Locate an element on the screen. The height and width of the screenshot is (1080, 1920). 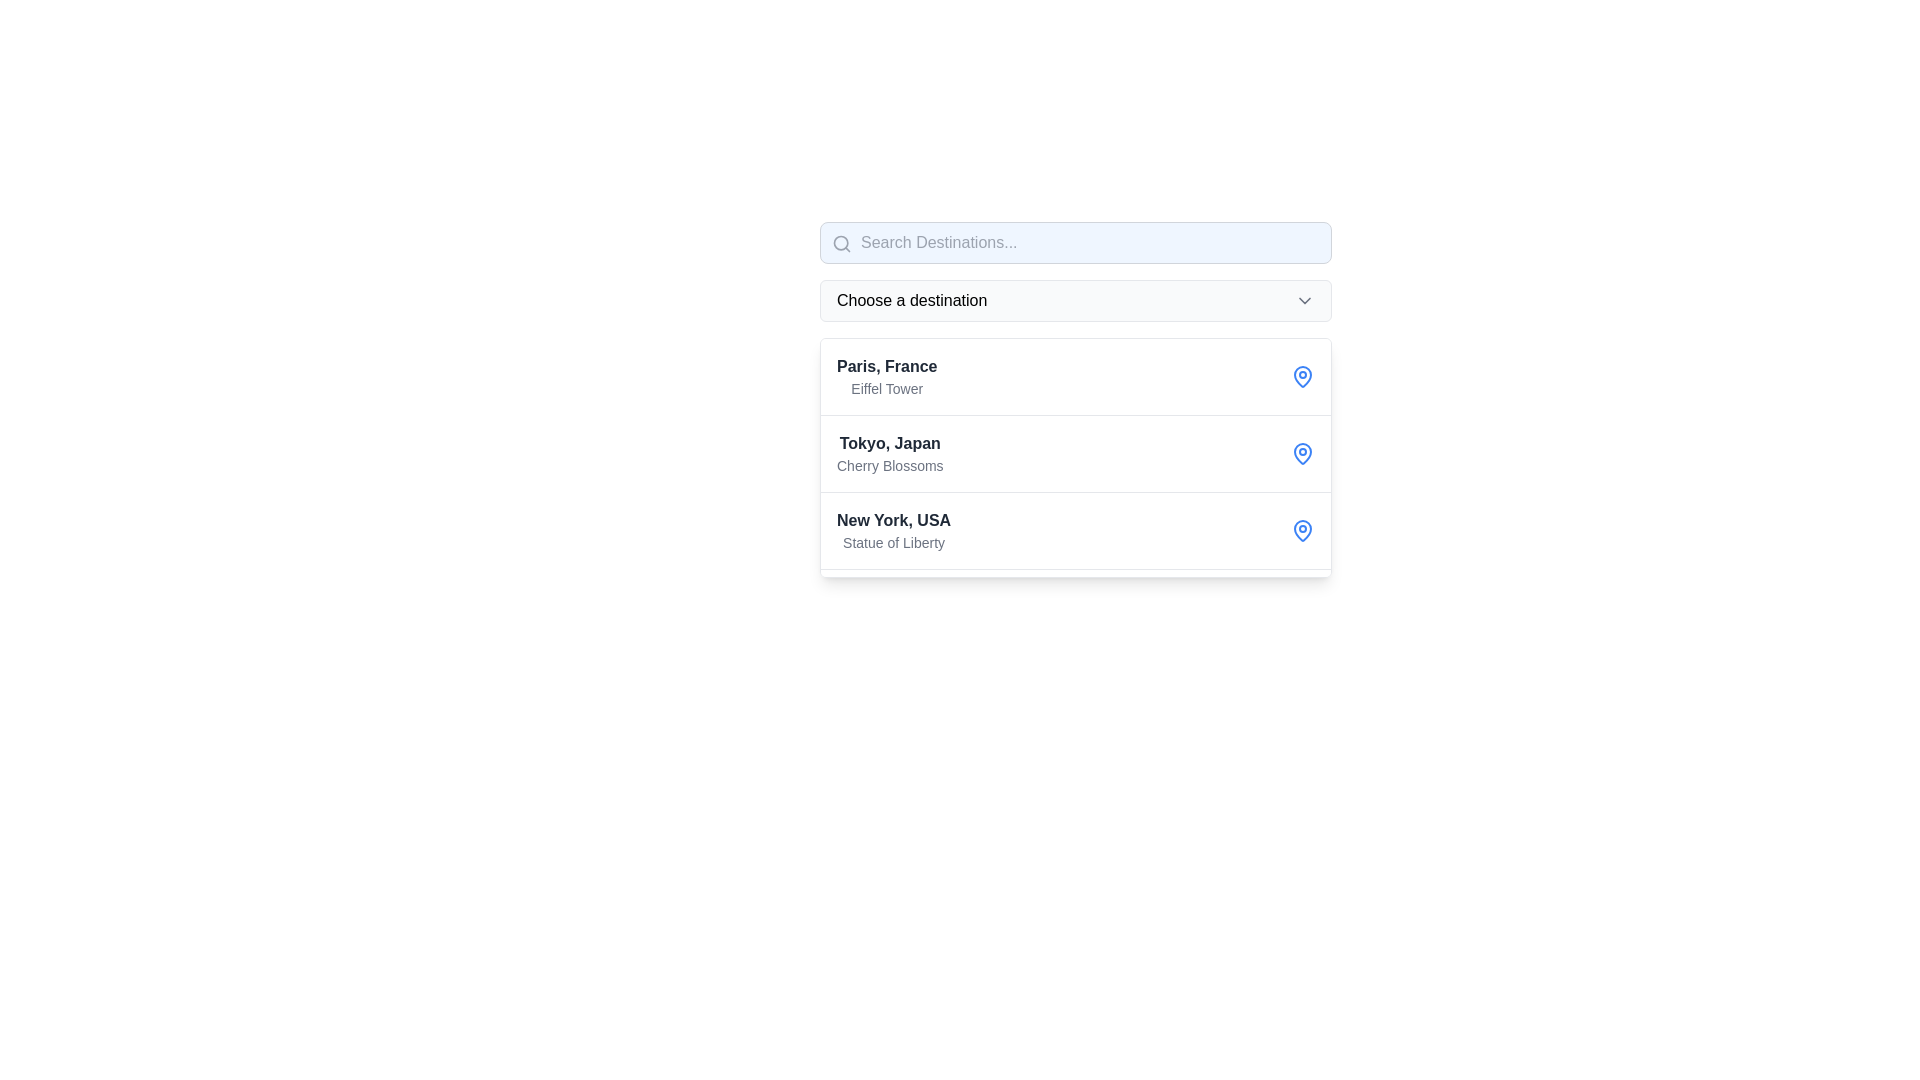
the magnifying glass SVG icon, which symbolizes the search functionality, located at the top-left corner of the input field for 'Search Destinations...' is located at coordinates (841, 242).